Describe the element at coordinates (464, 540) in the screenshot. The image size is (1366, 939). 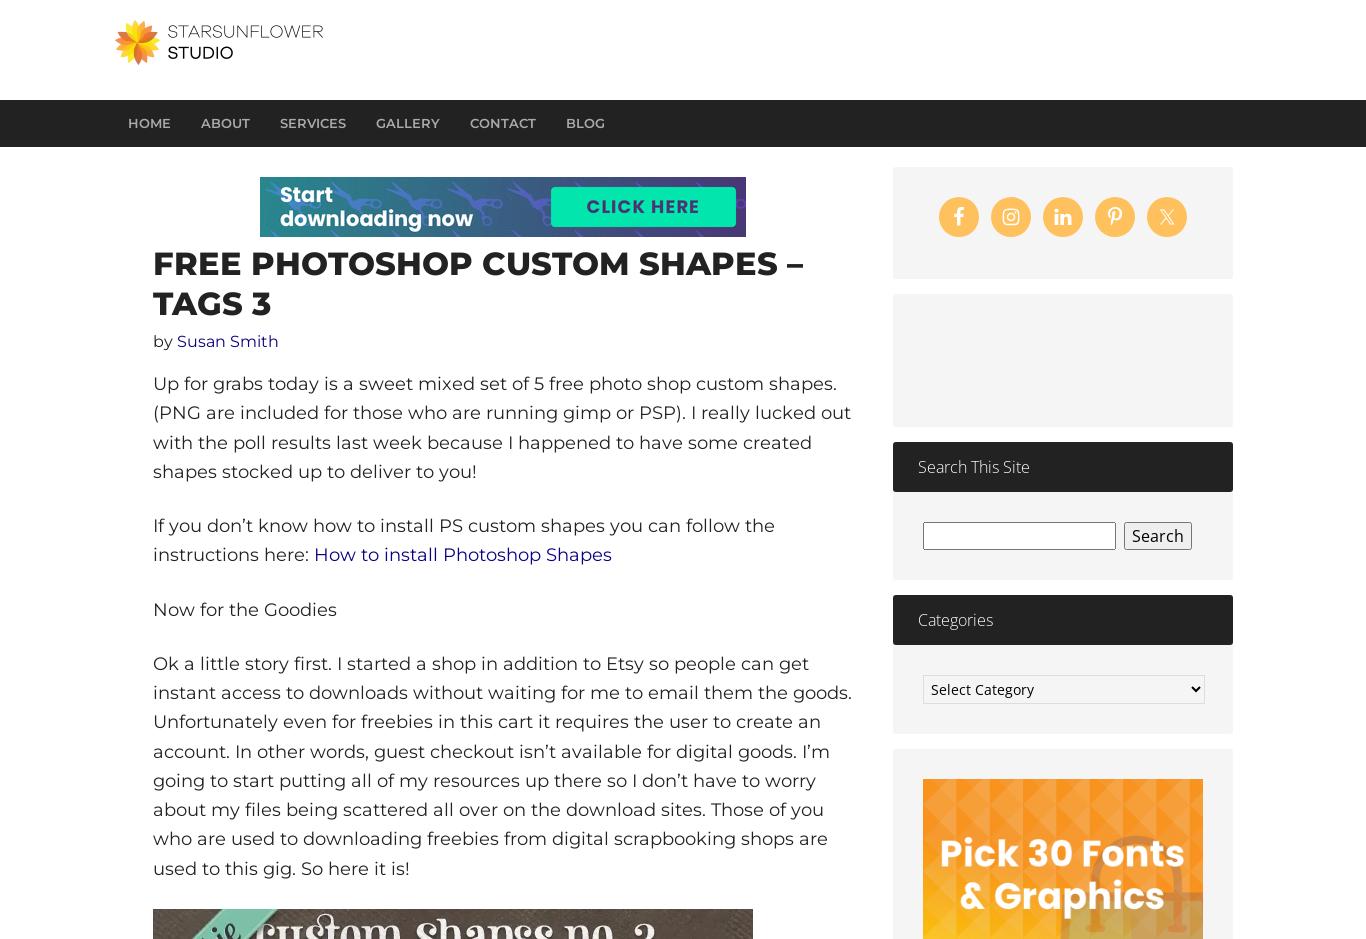
I see `'If you don’t know how to install PS custom shapes you can follow the instructions here:'` at that location.